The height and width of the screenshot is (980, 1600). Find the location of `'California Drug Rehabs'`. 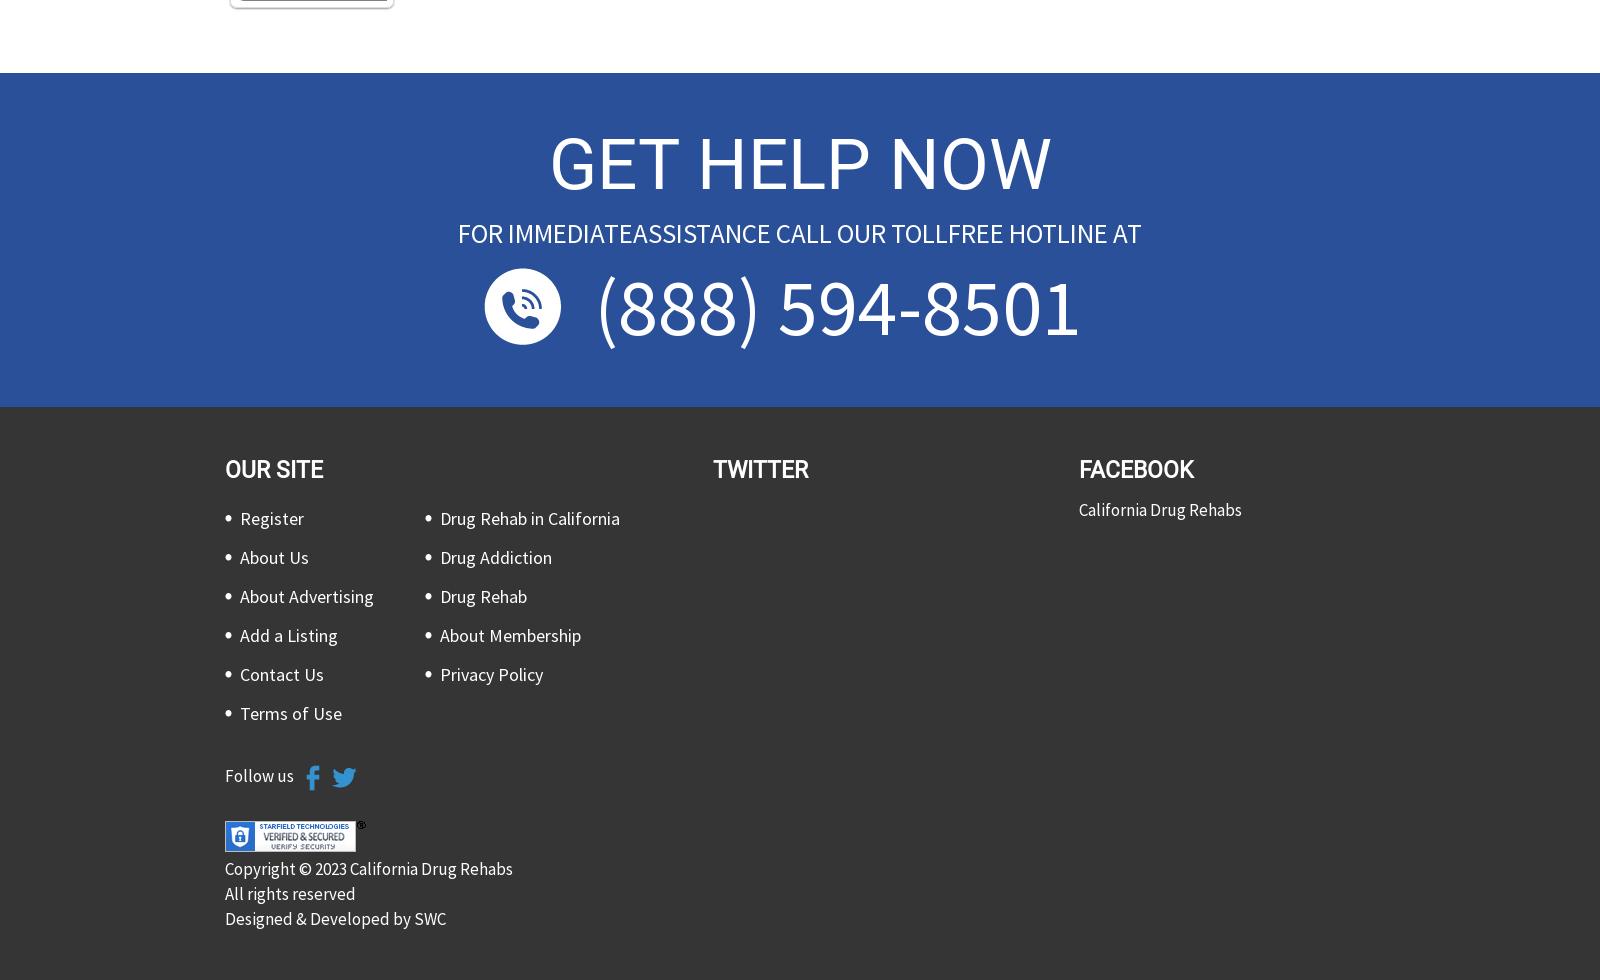

'California Drug Rehabs' is located at coordinates (1160, 509).